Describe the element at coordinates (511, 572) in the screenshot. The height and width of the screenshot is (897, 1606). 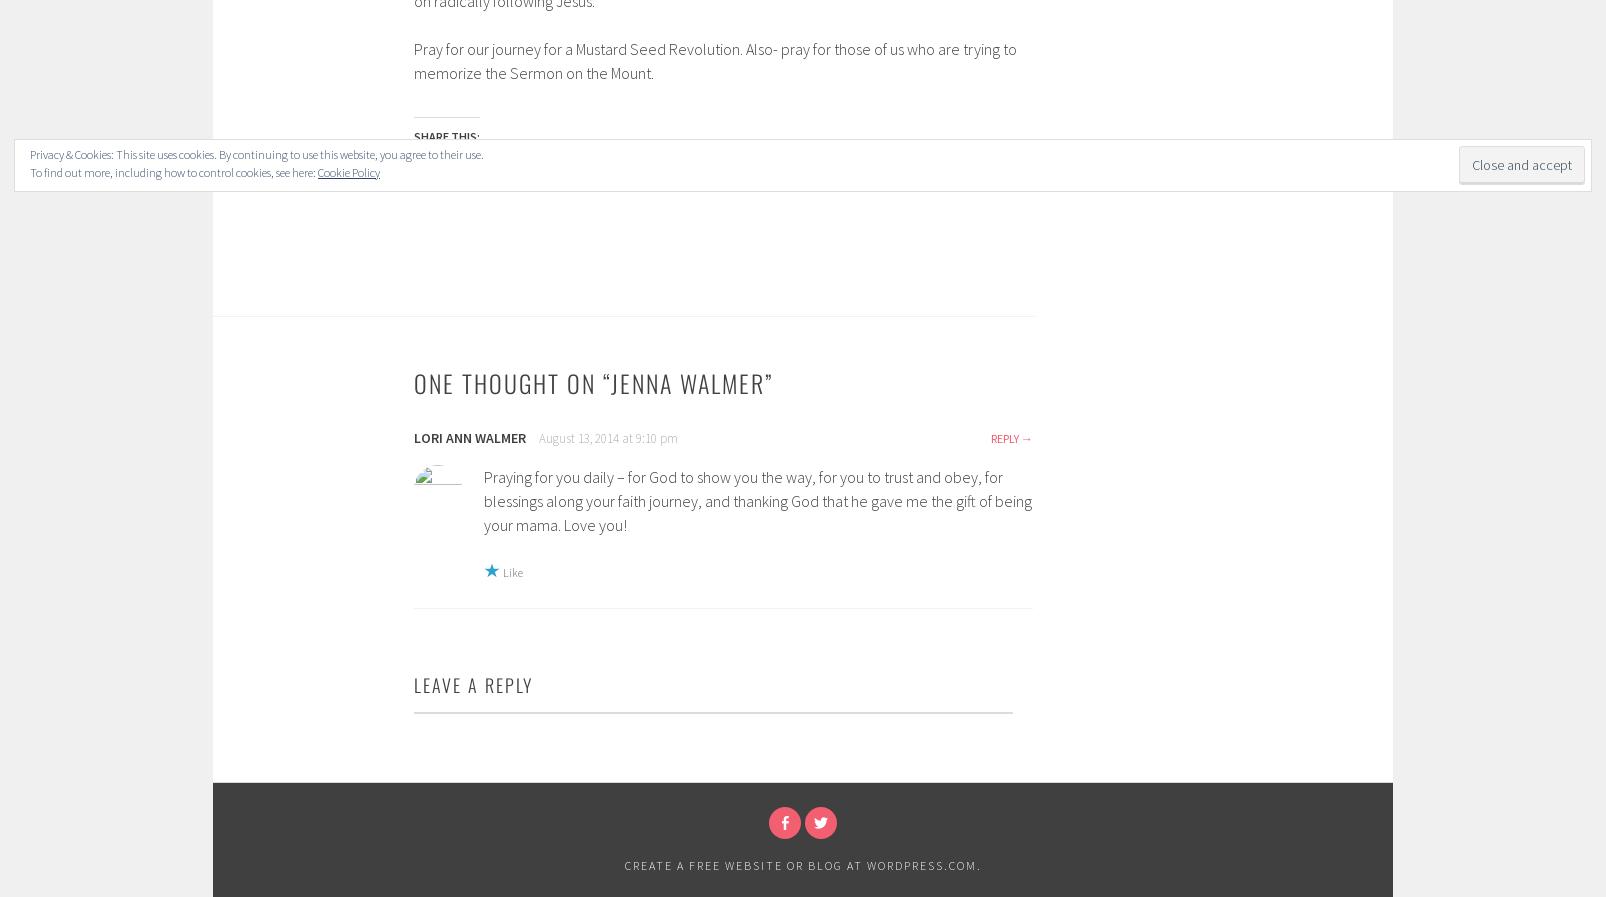
I see `'Like'` at that location.